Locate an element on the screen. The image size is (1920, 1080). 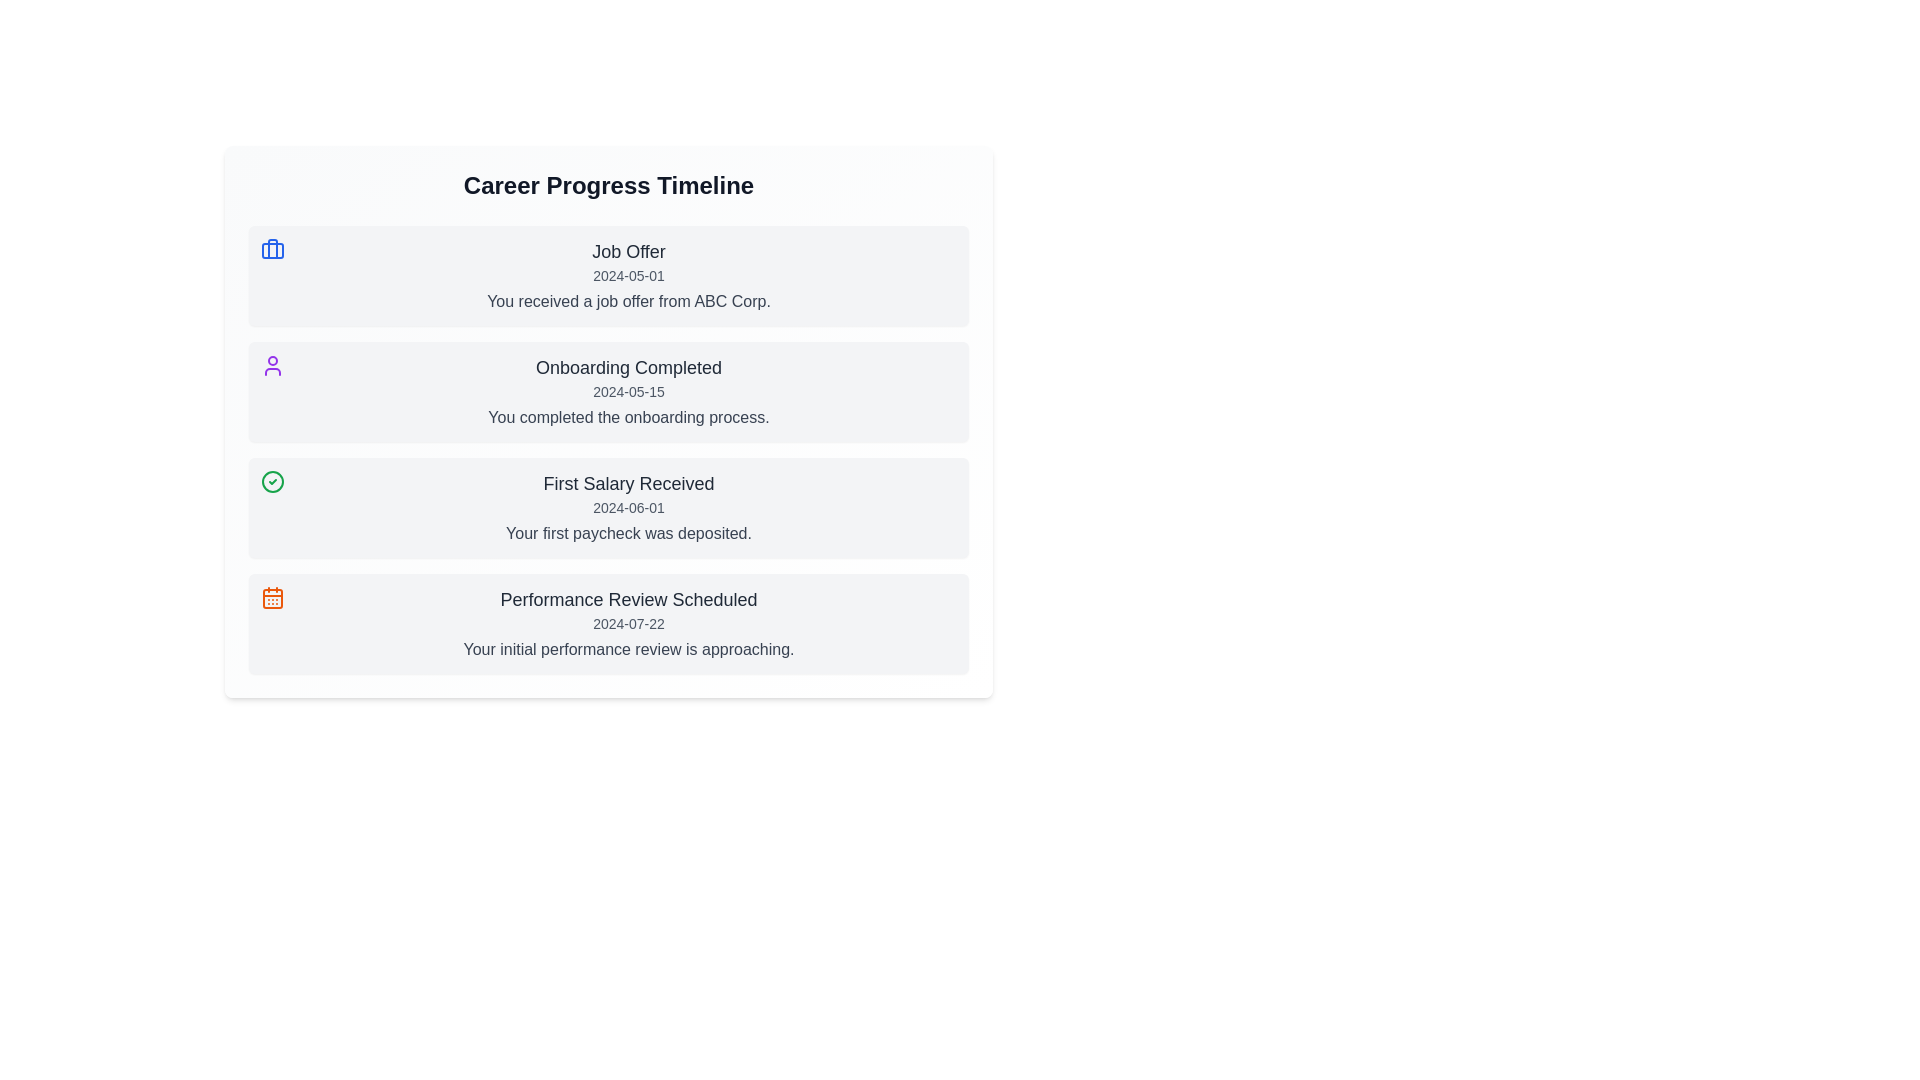
the Text Label element displaying 'Onboarding Completed', which is styled with a bold and large font, colored gray, and positioned in the second spot of the Career Progress Timeline is located at coordinates (627, 367).